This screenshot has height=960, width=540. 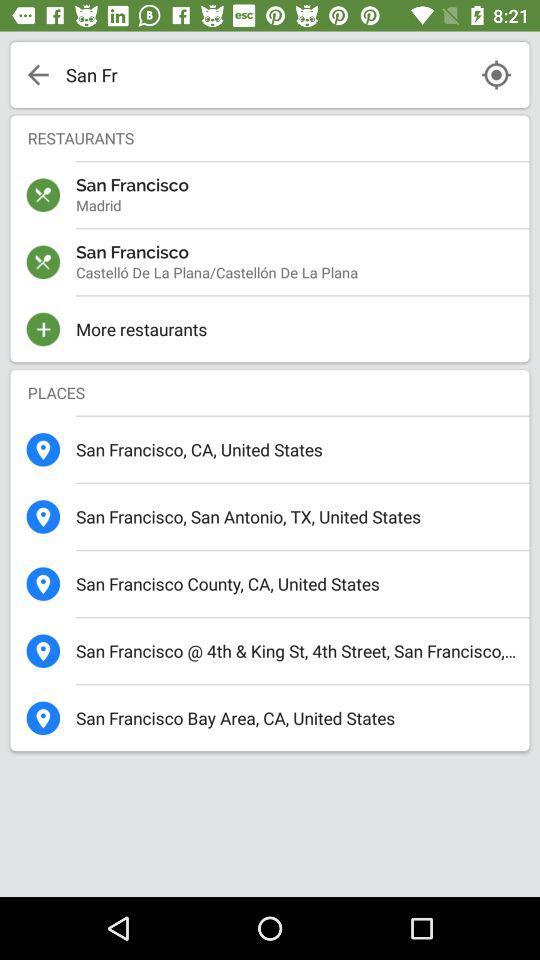 I want to click on go back, so click(x=38, y=74).